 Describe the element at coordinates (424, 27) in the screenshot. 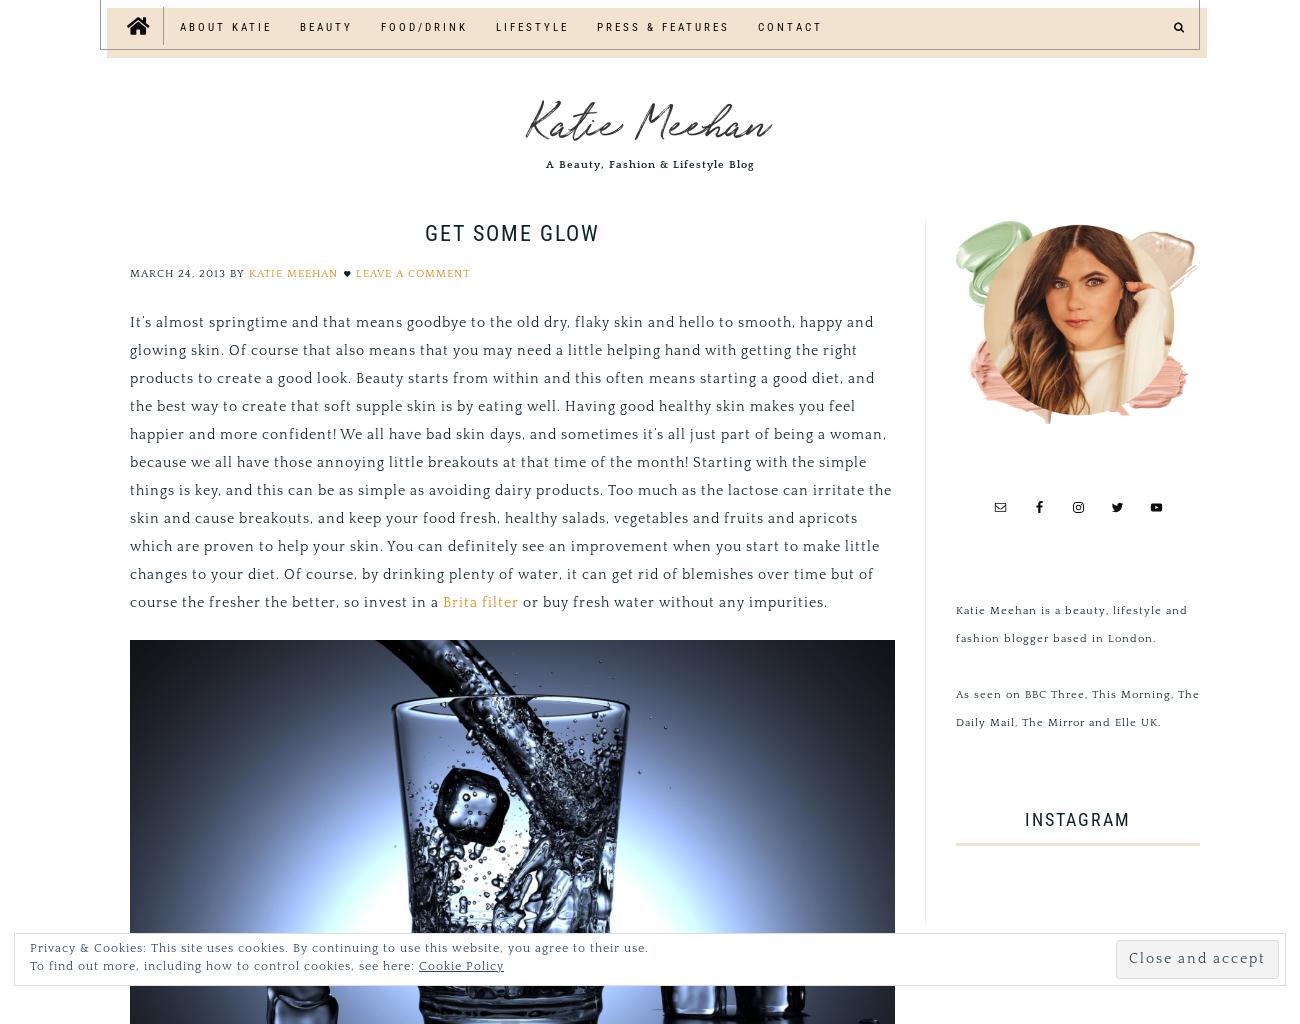

I see `'Food/Drink'` at that location.